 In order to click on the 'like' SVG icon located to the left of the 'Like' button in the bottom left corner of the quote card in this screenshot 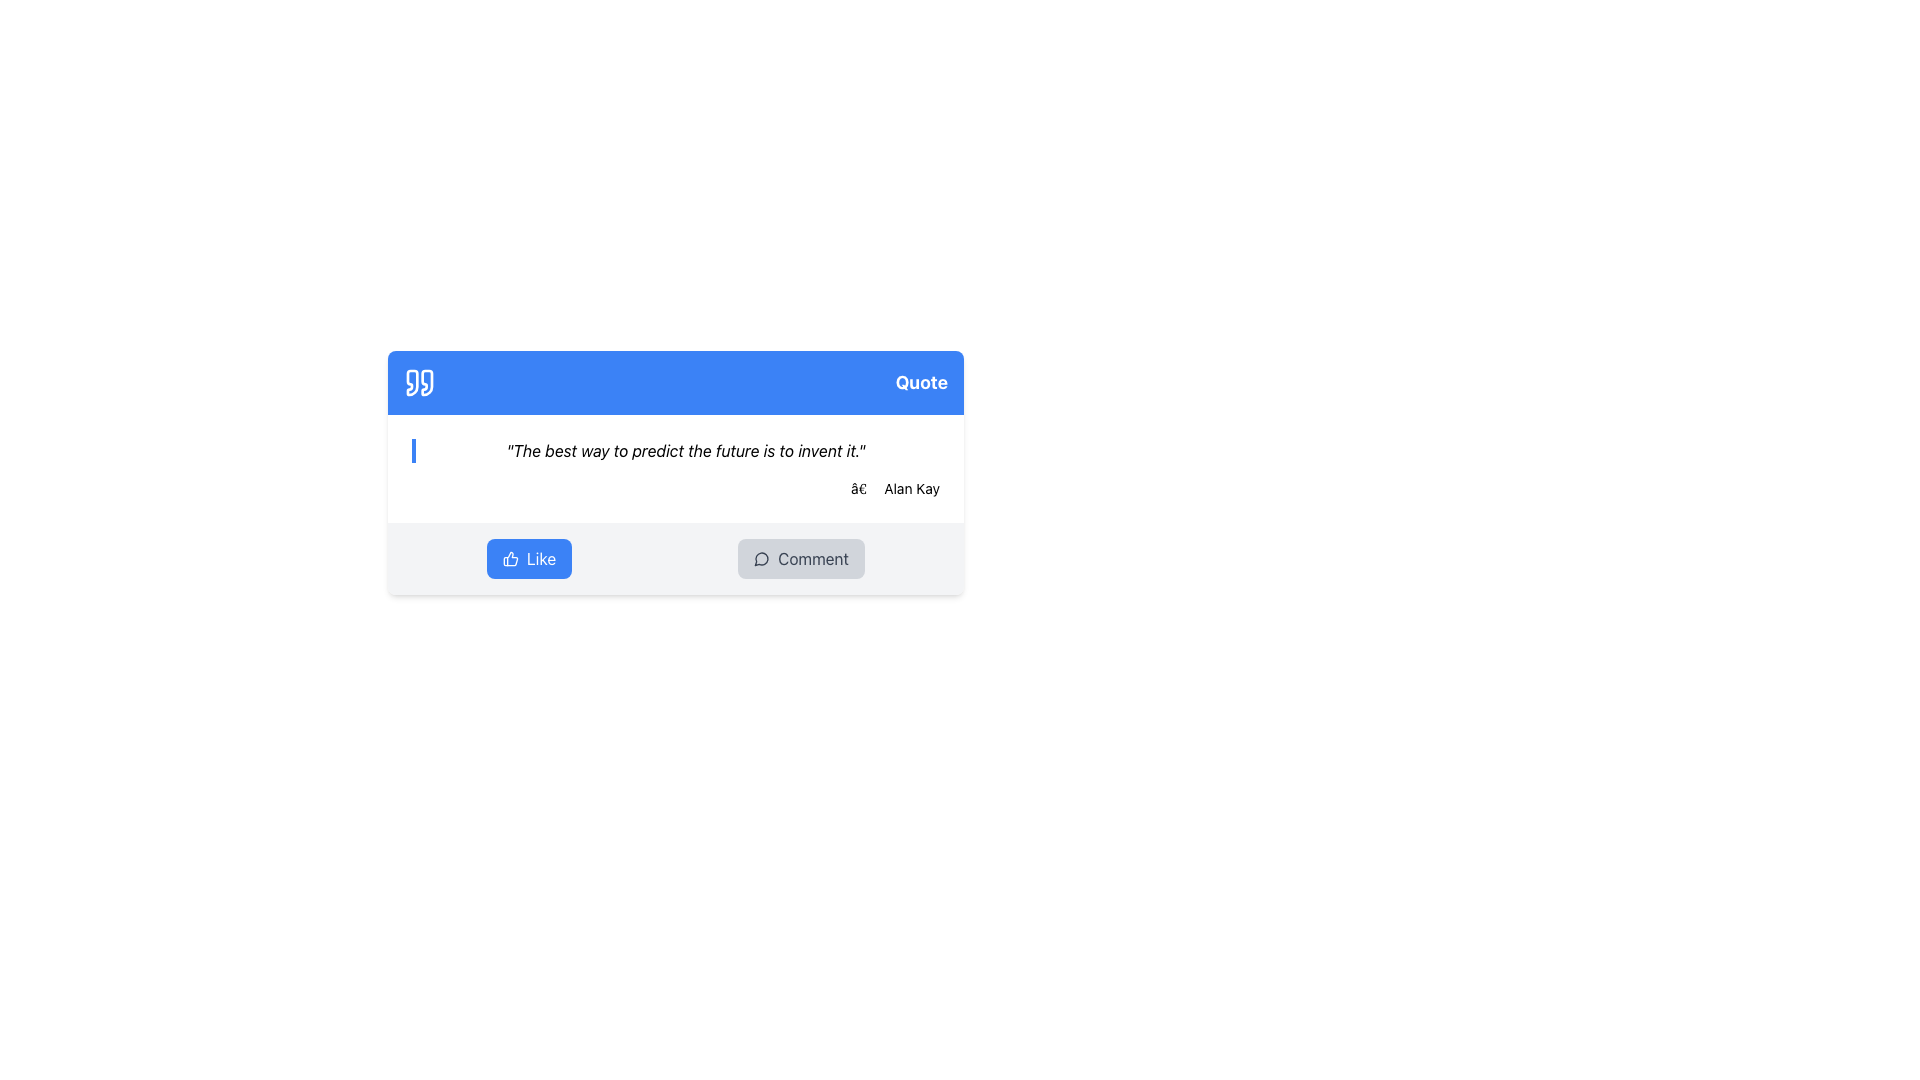, I will do `click(510, 559)`.